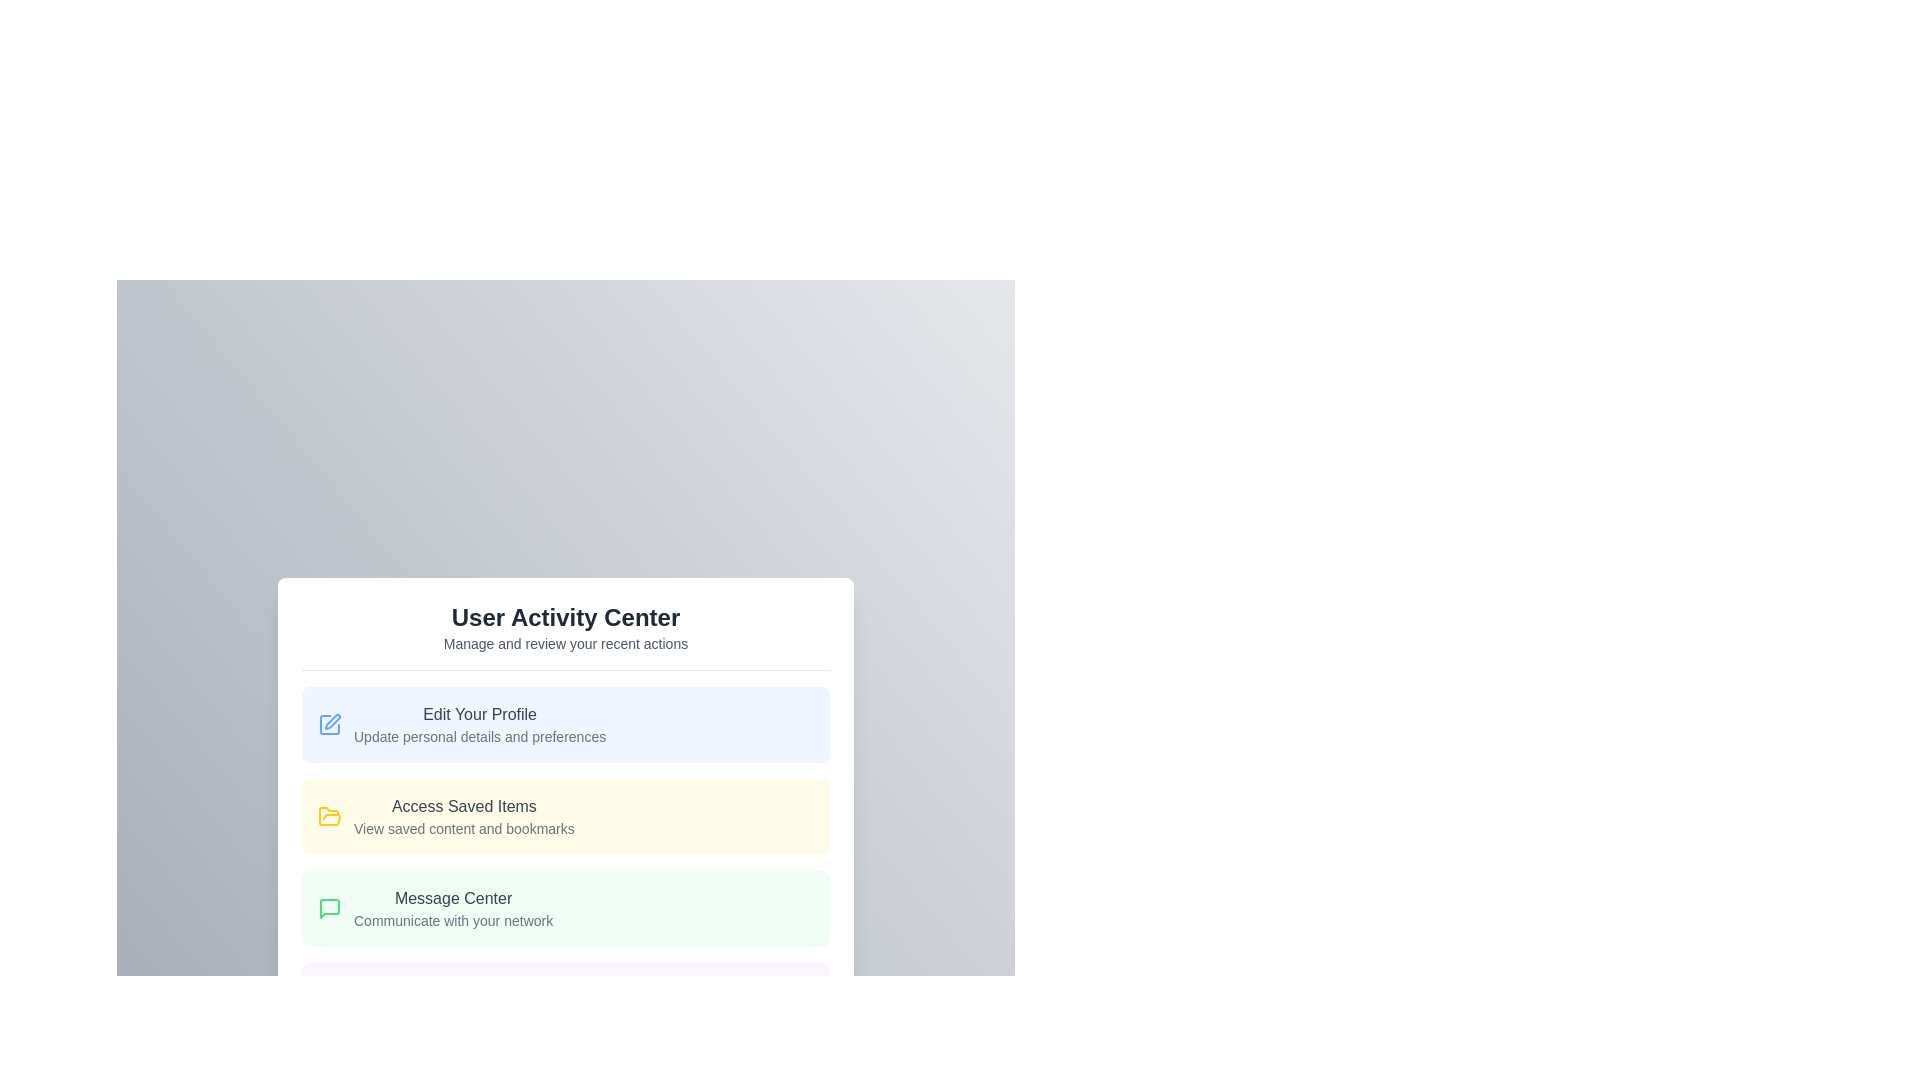 The width and height of the screenshot is (1920, 1080). What do you see at coordinates (565, 636) in the screenshot?
I see `information displayed in the header titled 'User Activity Center' with a description 'Manage and review your recent actions'` at bounding box center [565, 636].